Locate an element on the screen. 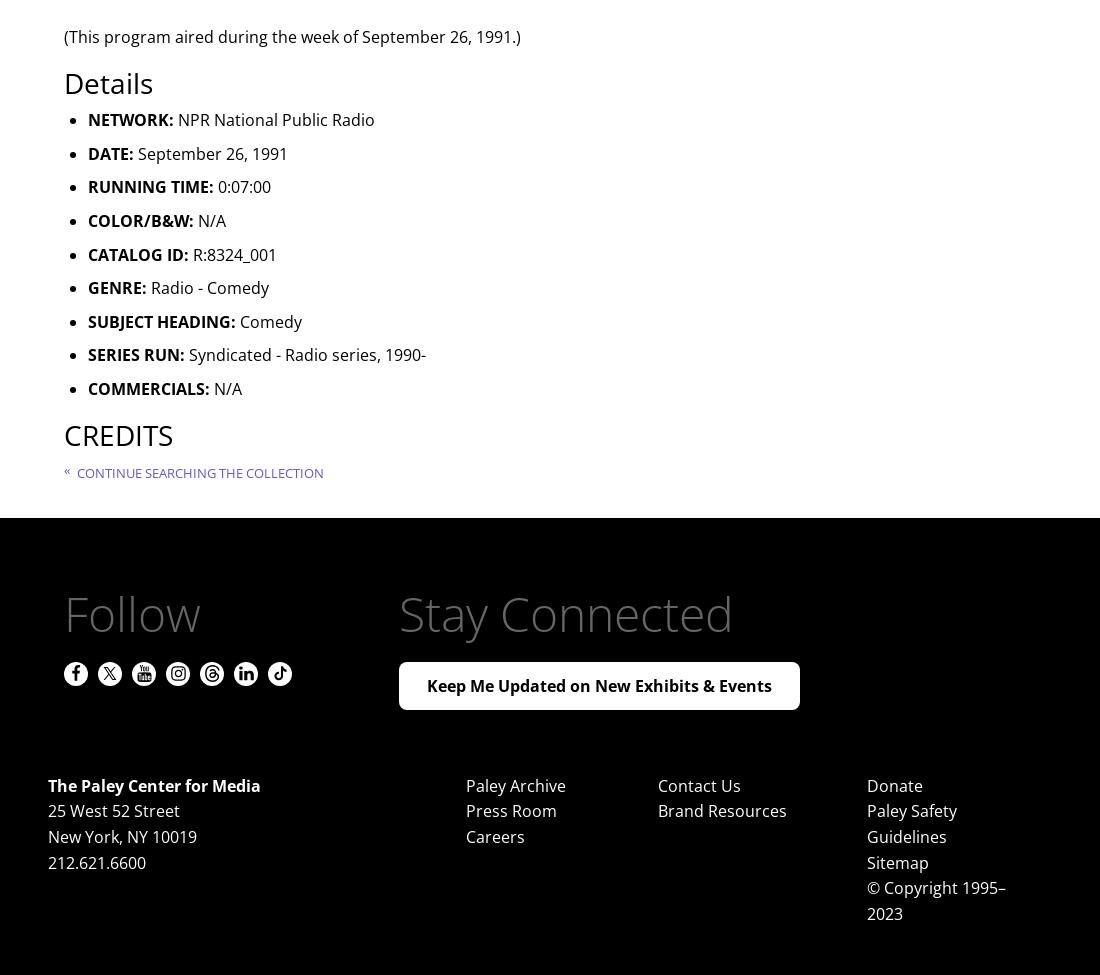 Image resolution: width=1100 pixels, height=975 pixels. 'Donate' is located at coordinates (893, 784).